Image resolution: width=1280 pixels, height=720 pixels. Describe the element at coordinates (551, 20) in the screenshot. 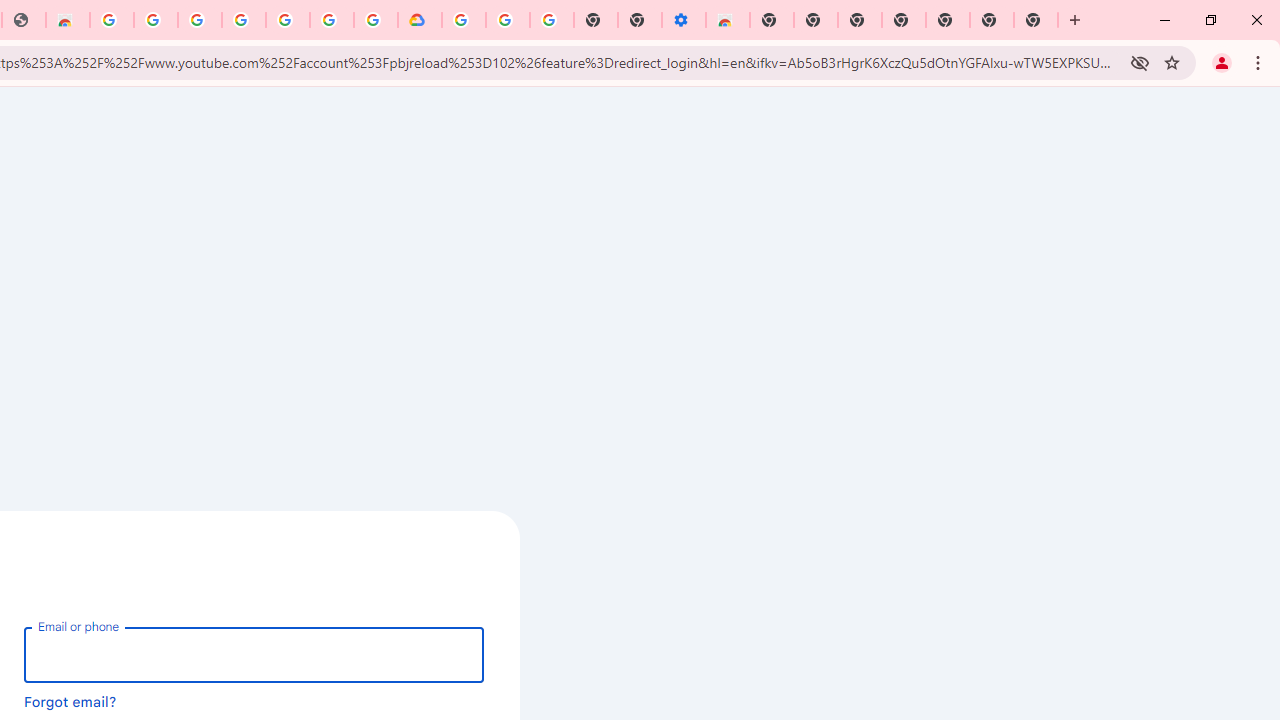

I see `'Turn cookies on or off - Computer - Google Account Help'` at that location.